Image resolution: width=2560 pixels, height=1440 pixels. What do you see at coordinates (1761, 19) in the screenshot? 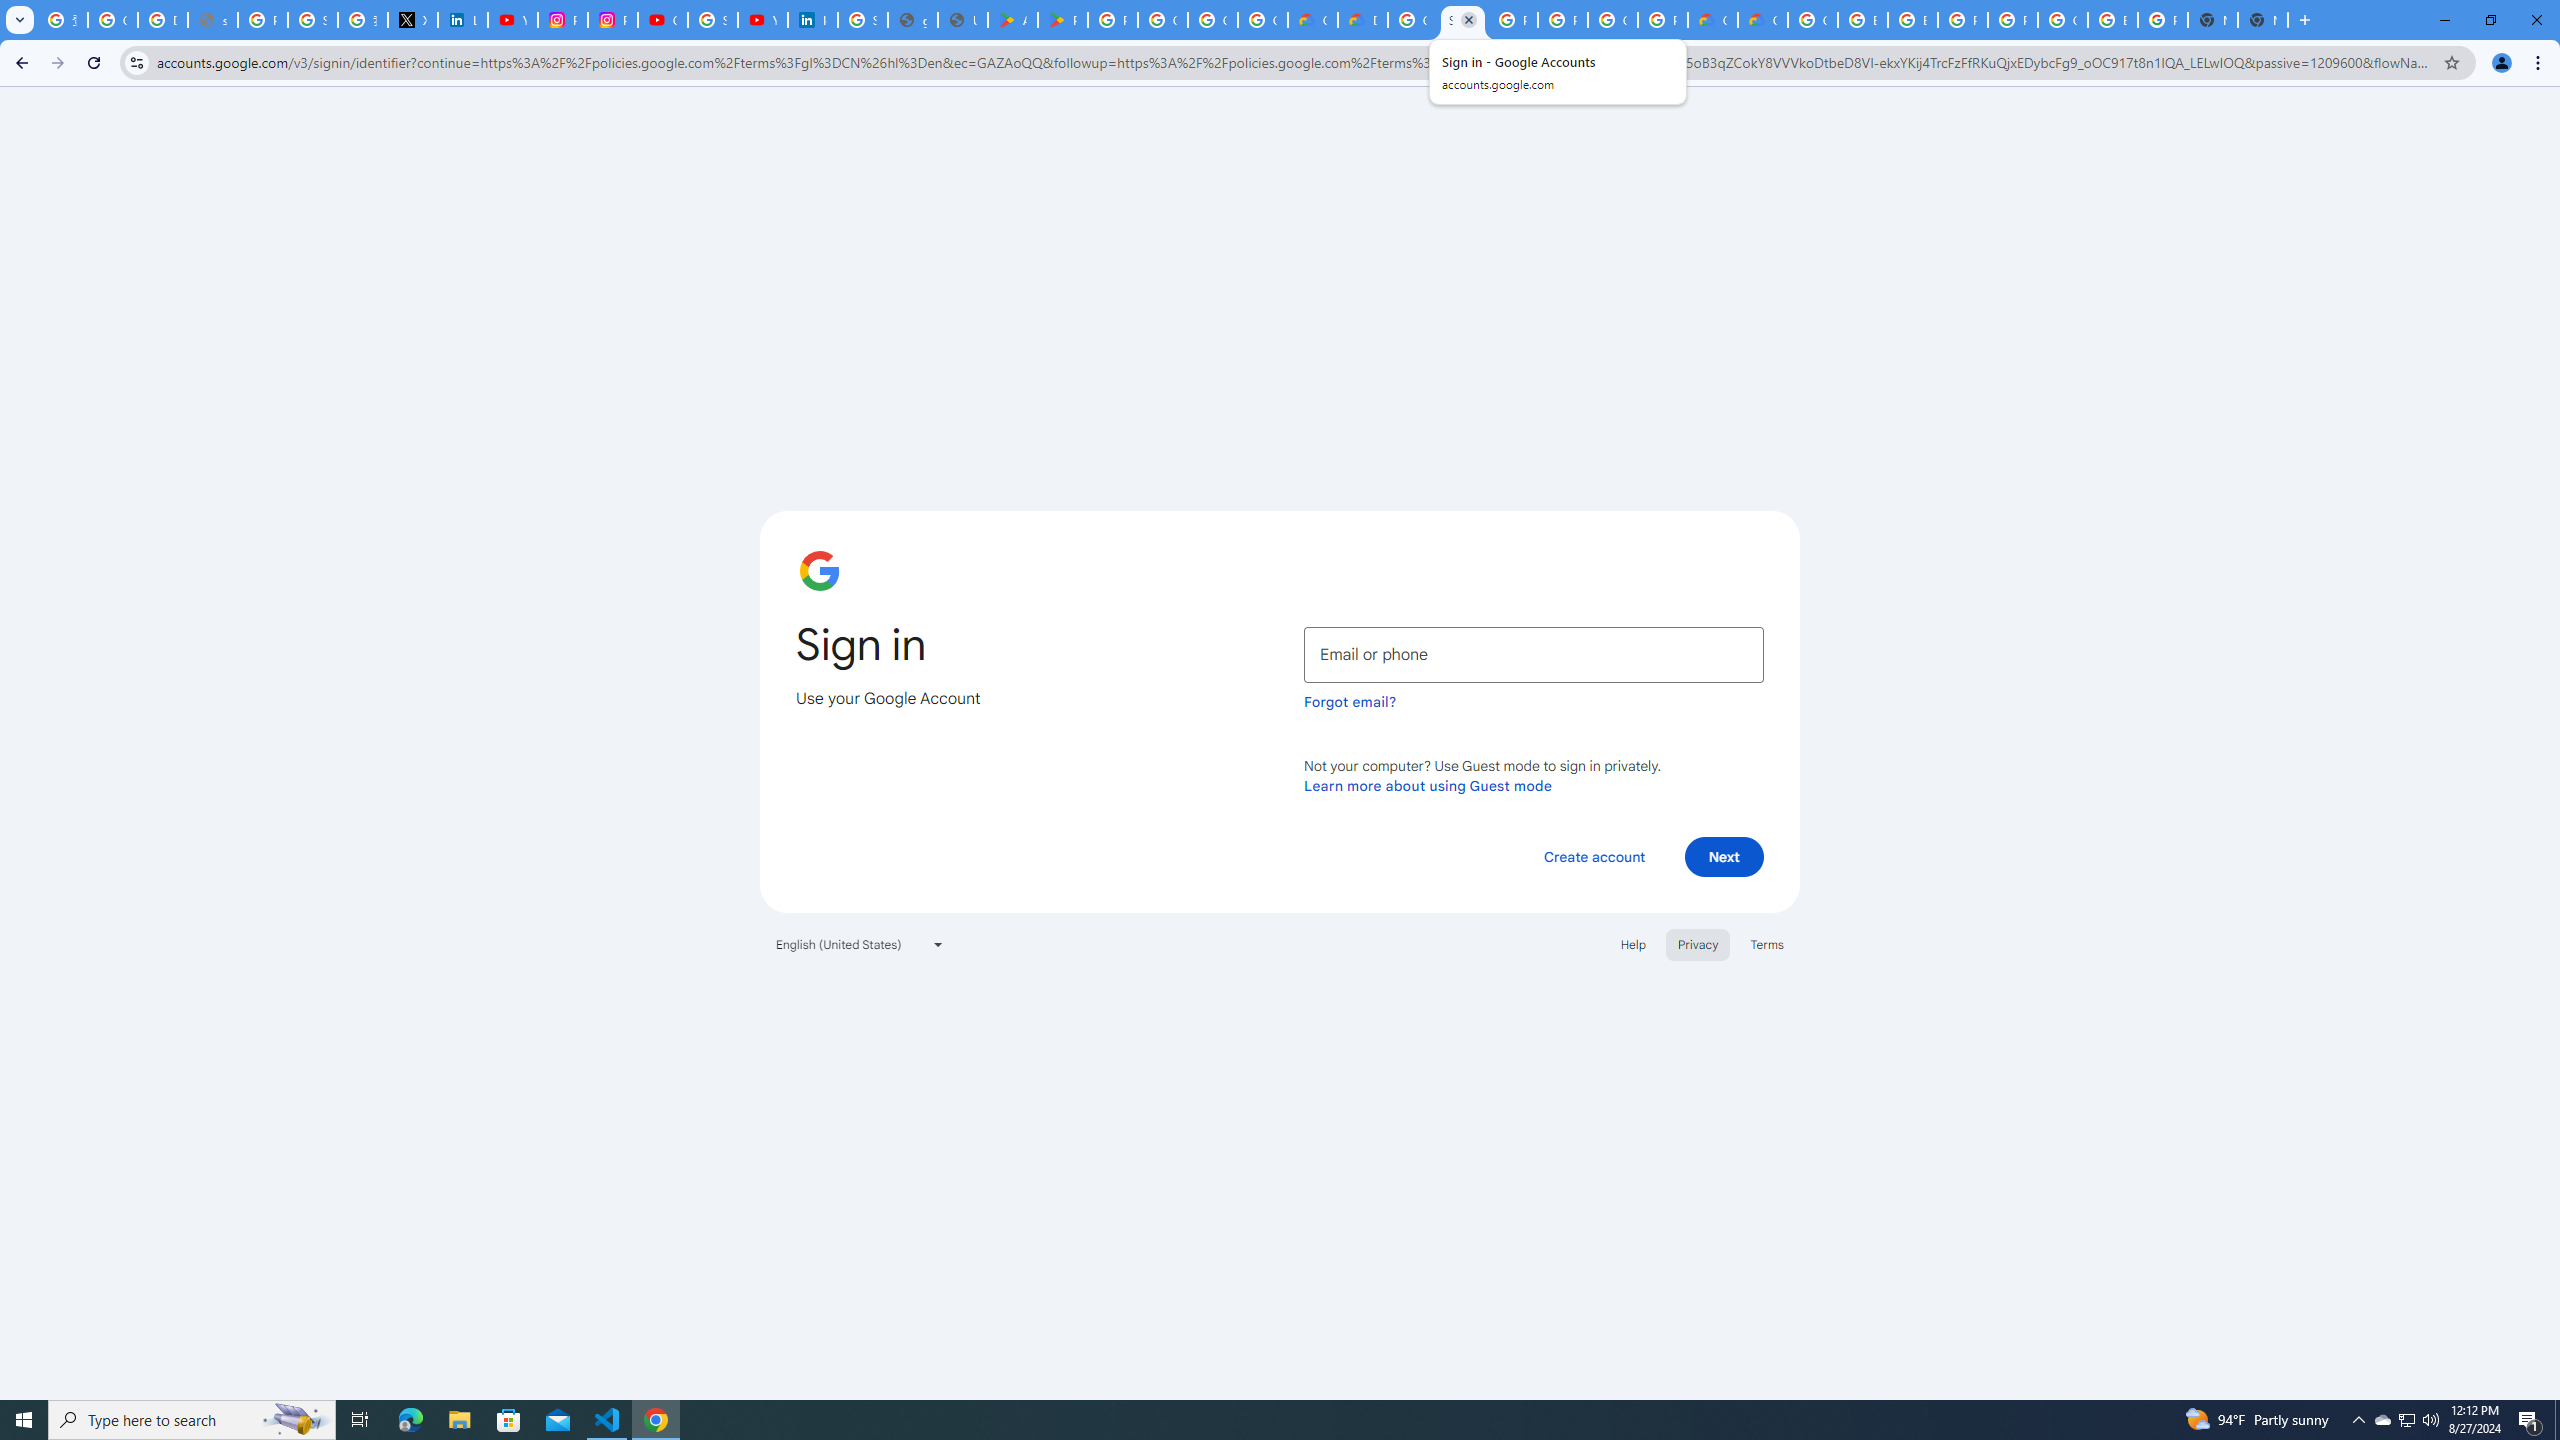
I see `'Google Cloud Estimate Summary'` at bounding box center [1761, 19].